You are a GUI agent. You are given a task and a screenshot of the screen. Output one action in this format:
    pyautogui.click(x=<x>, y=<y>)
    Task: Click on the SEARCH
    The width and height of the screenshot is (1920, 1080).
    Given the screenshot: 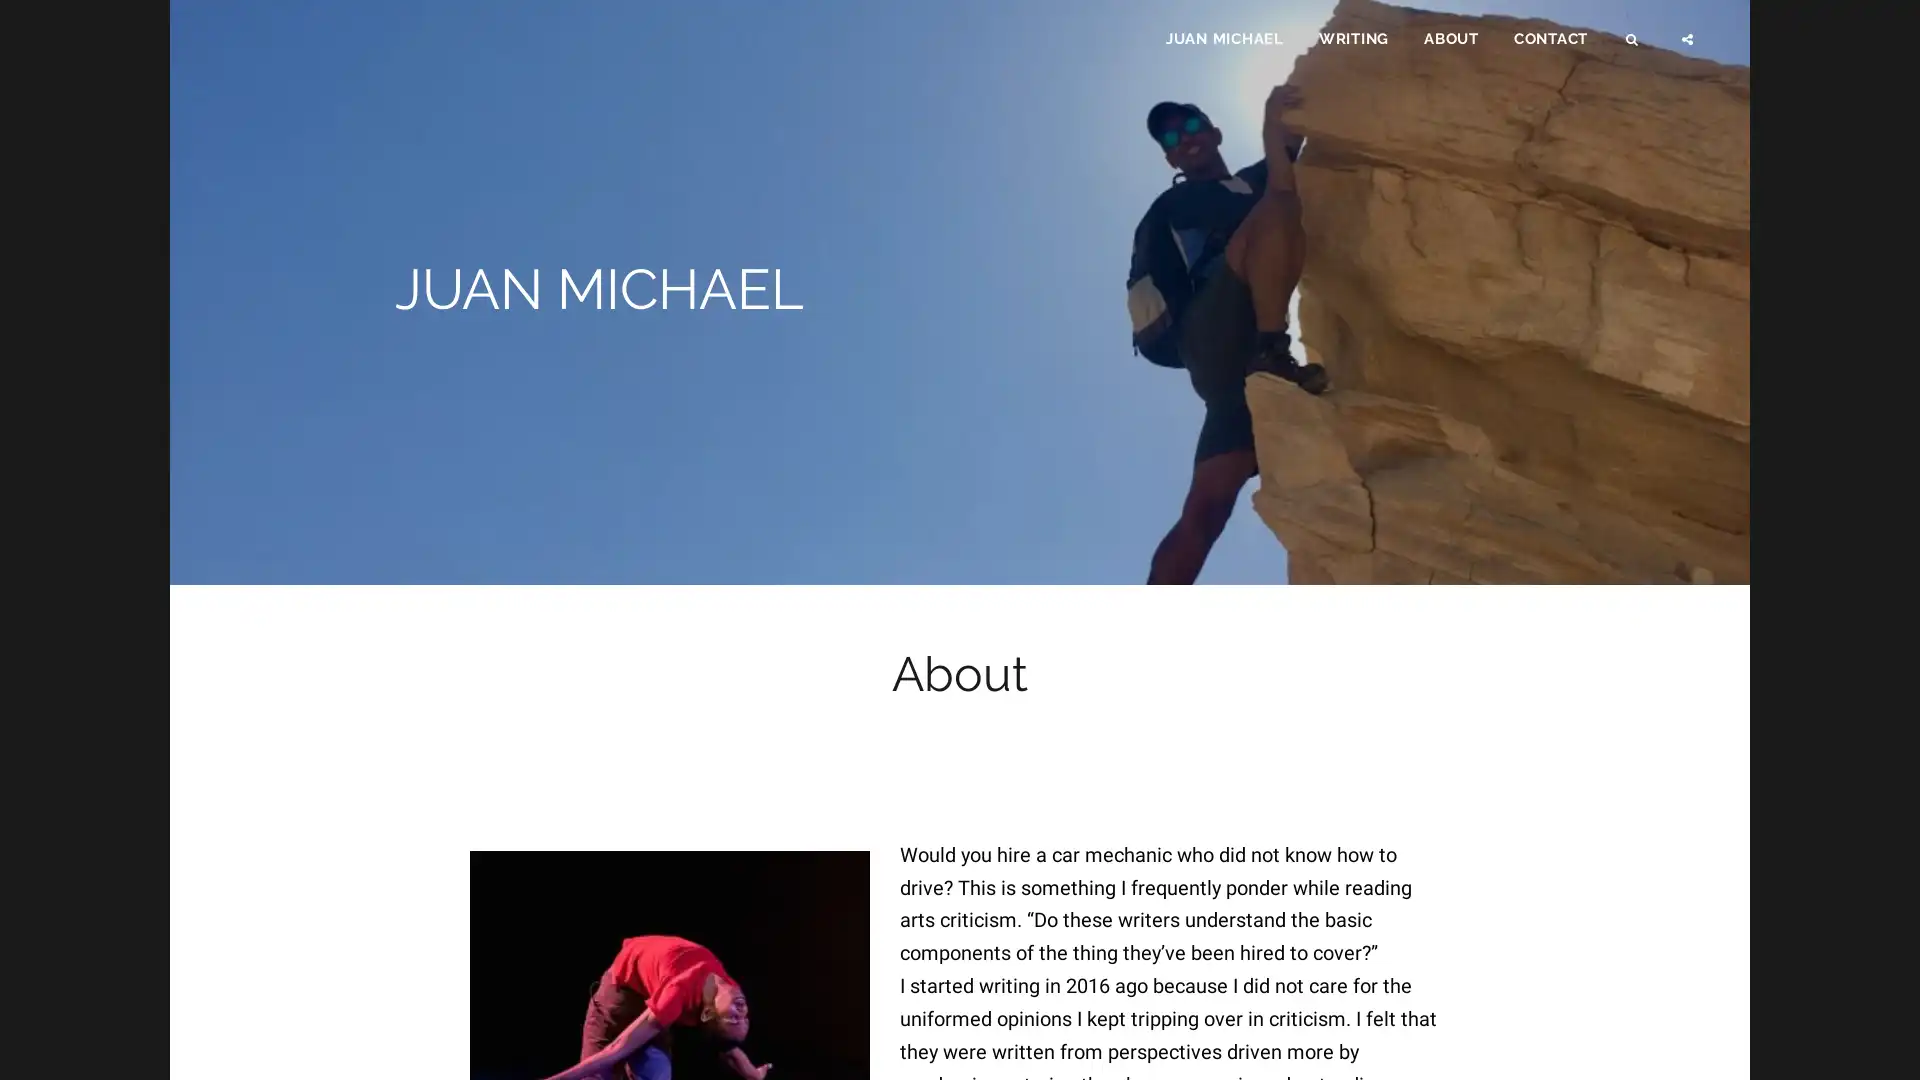 What is the action you would take?
    pyautogui.click(x=1633, y=46)
    